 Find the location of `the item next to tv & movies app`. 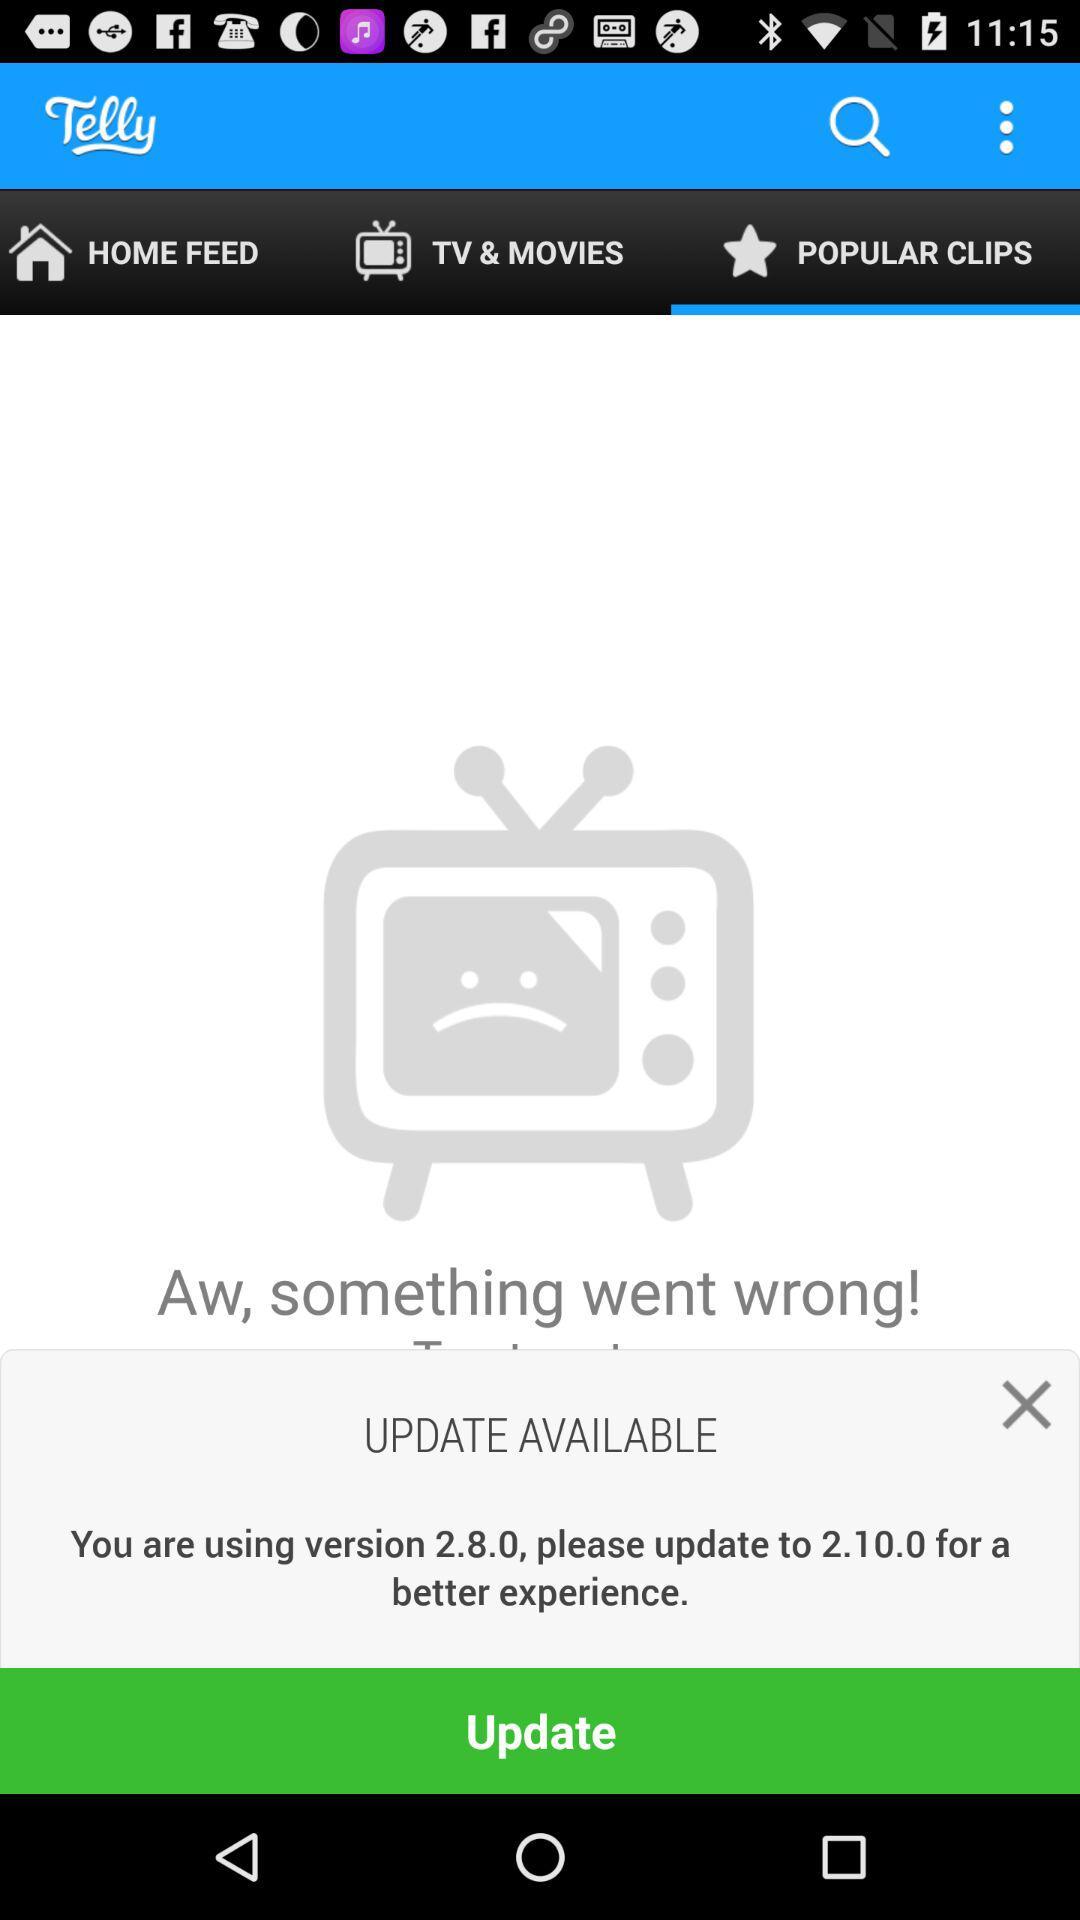

the item next to tv & movies app is located at coordinates (152, 251).